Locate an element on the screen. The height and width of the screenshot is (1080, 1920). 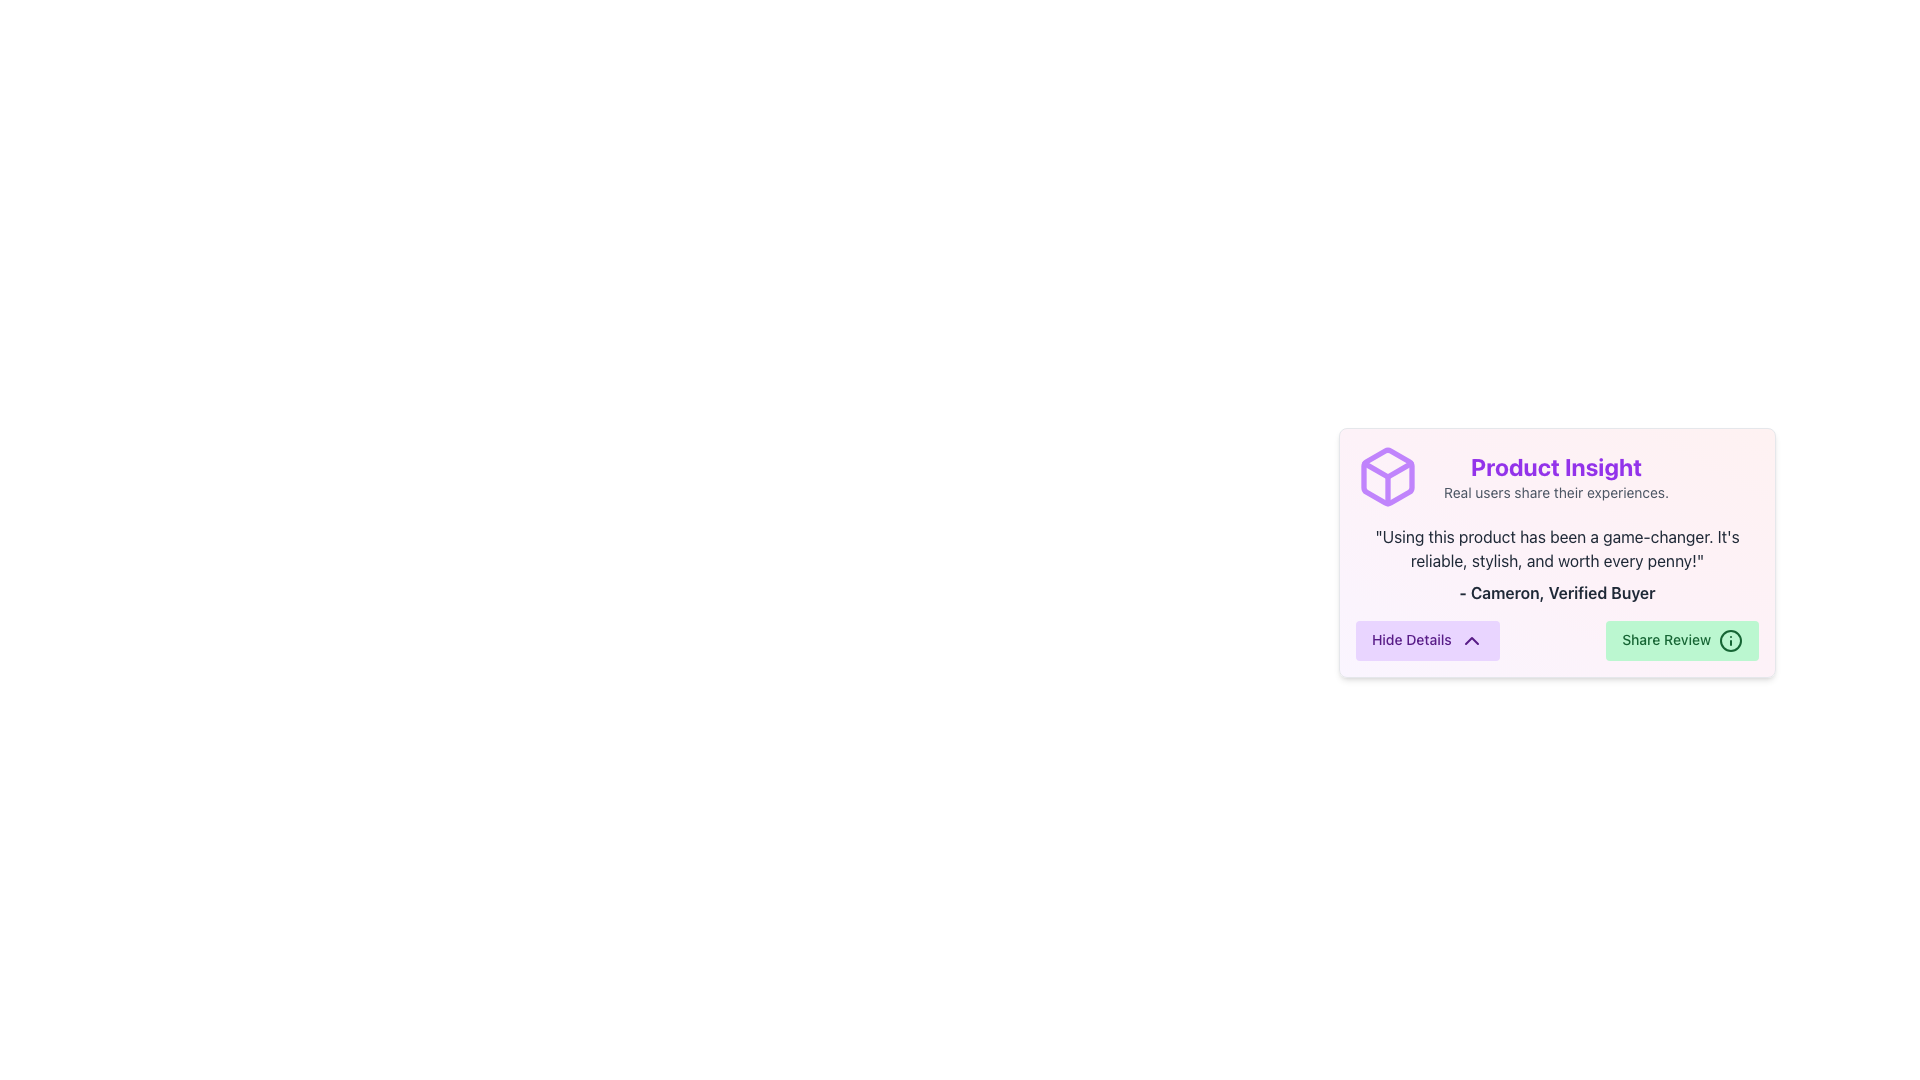
the text element reading 'Real users share their experiences.' which is styled in a small gray font and located below the larger purple heading 'Product Insight' is located at coordinates (1555, 493).